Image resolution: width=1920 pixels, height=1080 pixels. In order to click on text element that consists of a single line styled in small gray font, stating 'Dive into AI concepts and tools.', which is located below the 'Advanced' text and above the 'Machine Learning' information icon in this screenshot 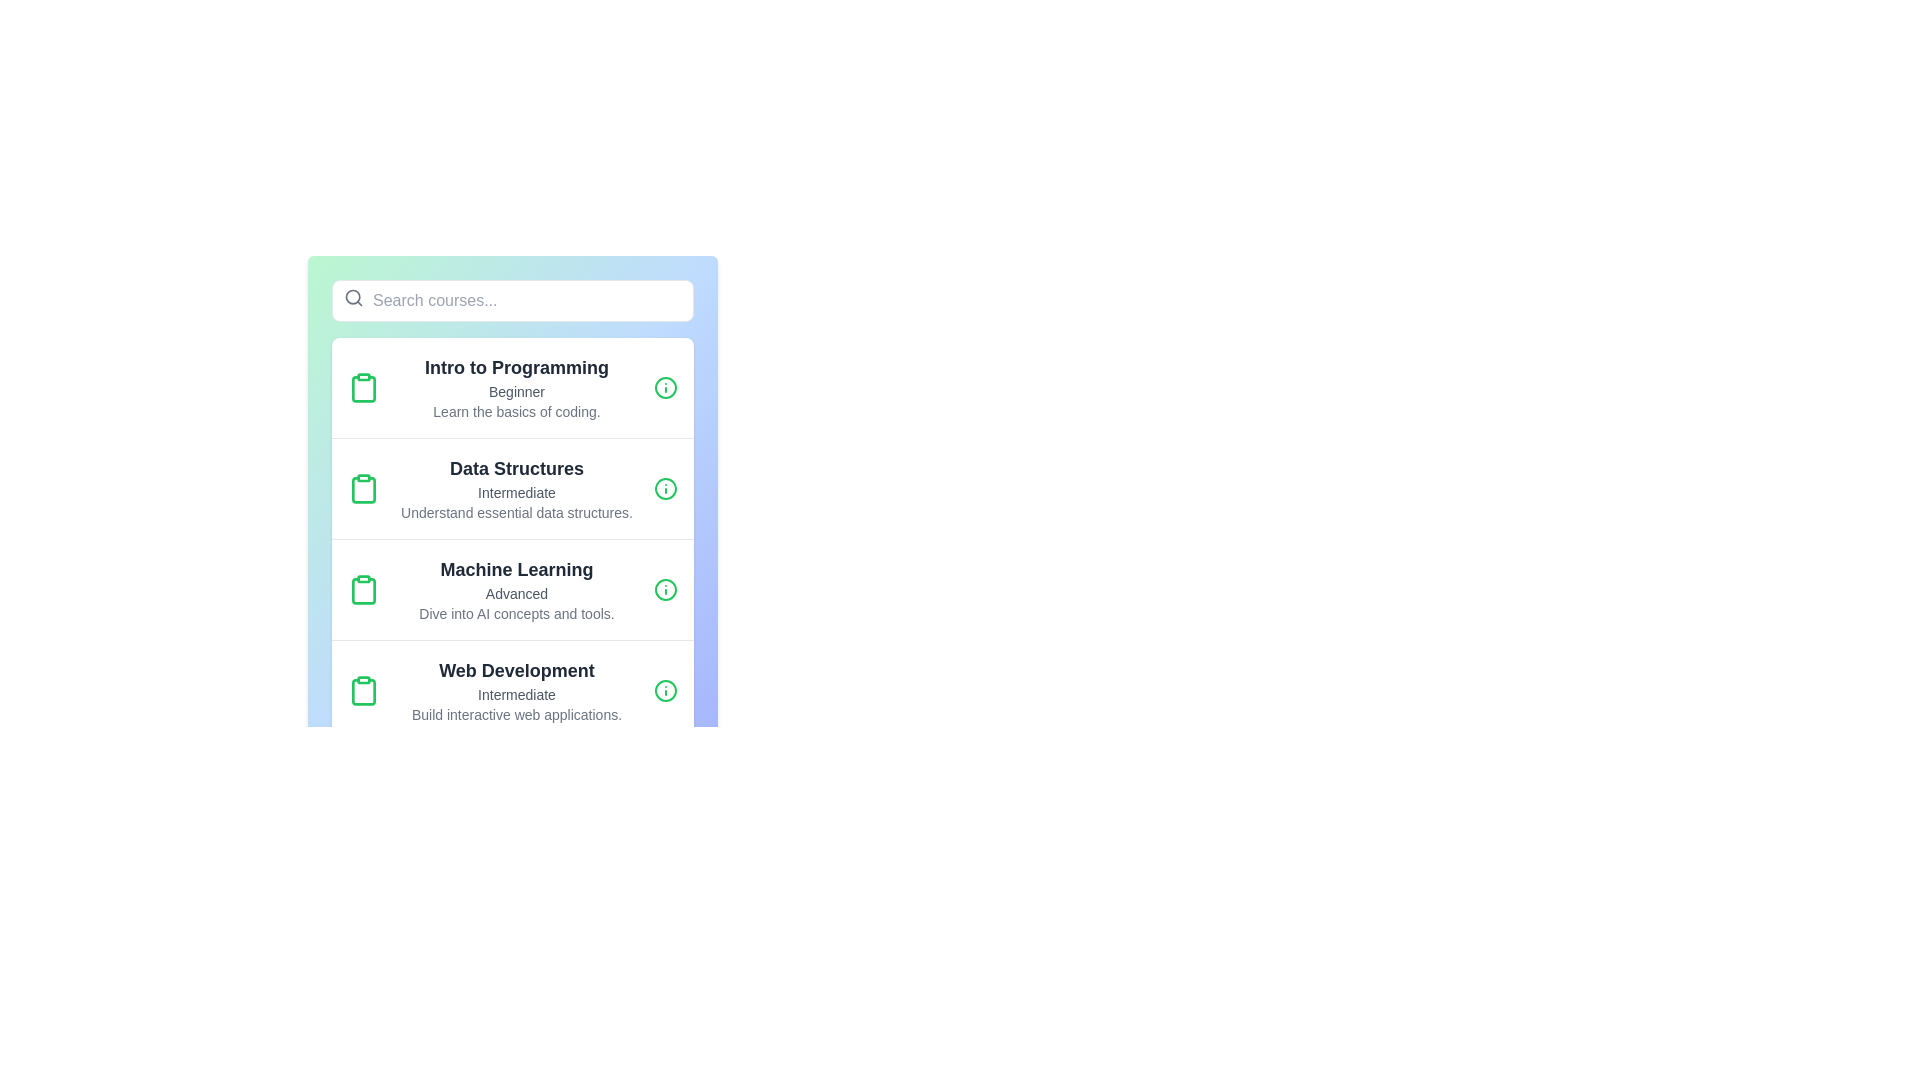, I will do `click(517, 612)`.